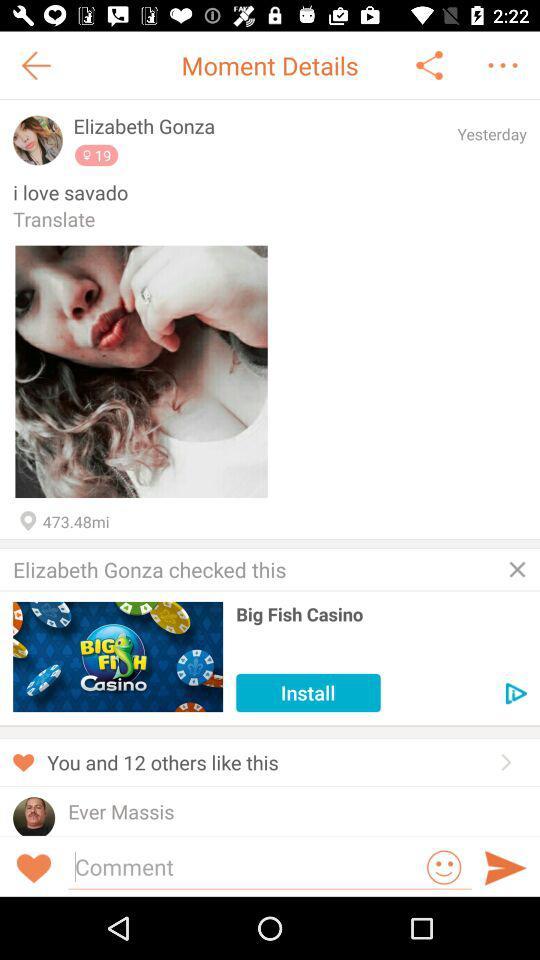  Describe the element at coordinates (38, 139) in the screenshot. I see `profile` at that location.